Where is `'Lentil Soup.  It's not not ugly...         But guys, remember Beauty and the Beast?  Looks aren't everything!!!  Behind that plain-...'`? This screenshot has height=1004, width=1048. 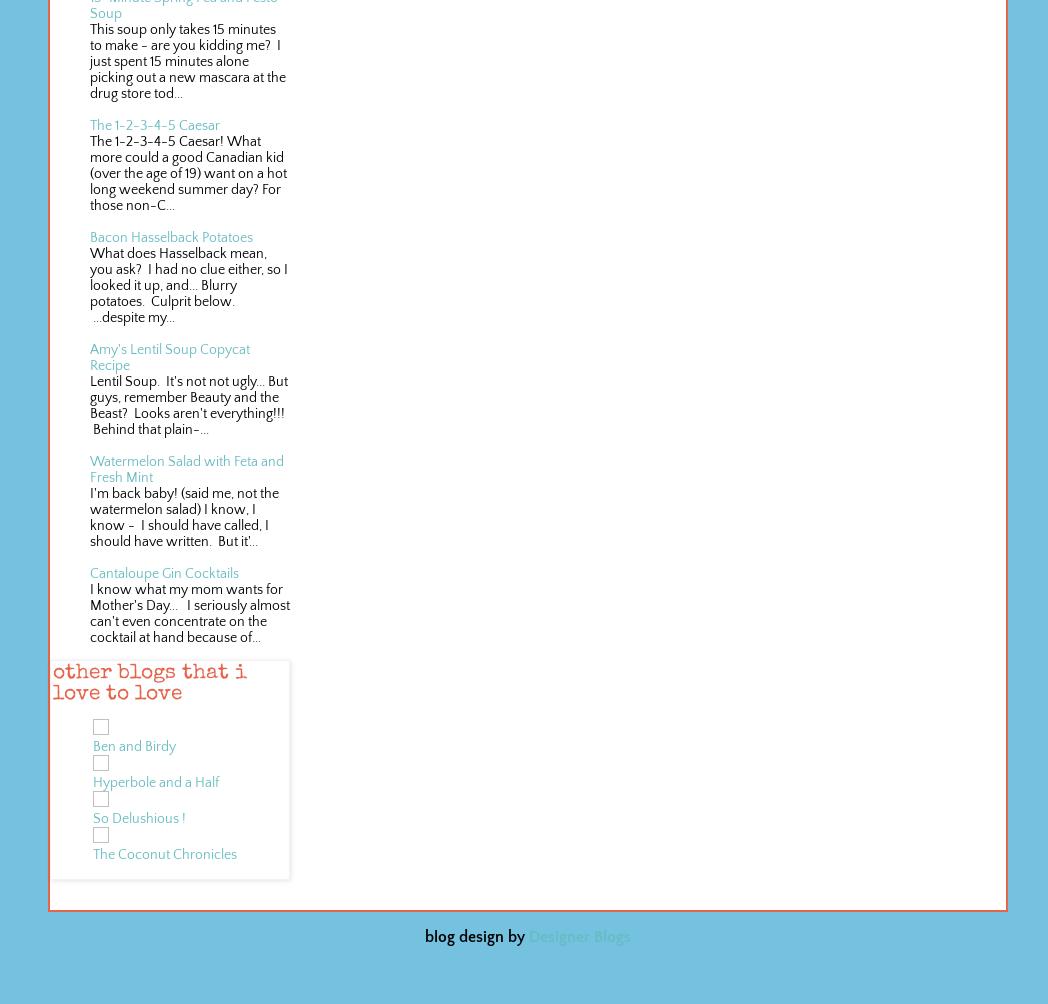
'Lentil Soup.  It's not not ugly...         But guys, remember Beauty and the Beast?  Looks aren't everything!!!  Behind that plain-...' is located at coordinates (187, 405).